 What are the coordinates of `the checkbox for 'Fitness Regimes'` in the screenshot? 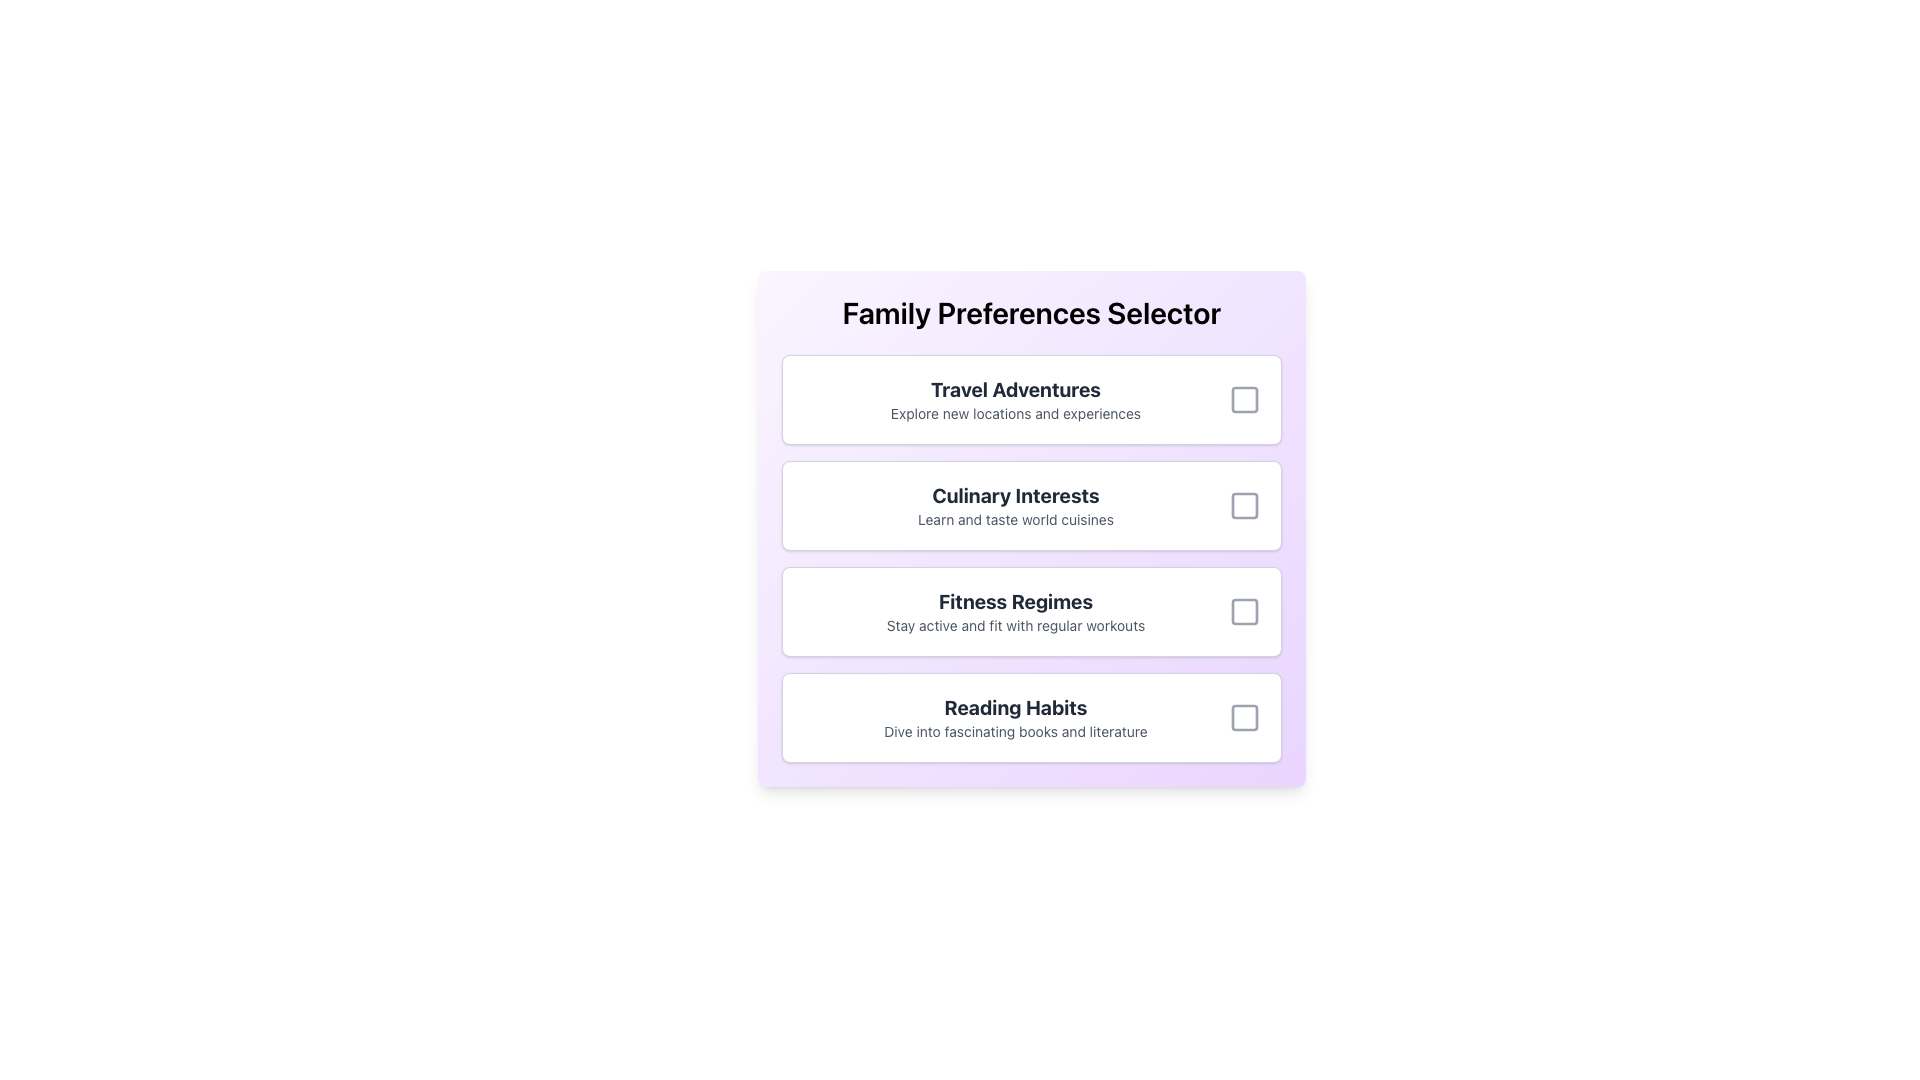 It's located at (1243, 611).